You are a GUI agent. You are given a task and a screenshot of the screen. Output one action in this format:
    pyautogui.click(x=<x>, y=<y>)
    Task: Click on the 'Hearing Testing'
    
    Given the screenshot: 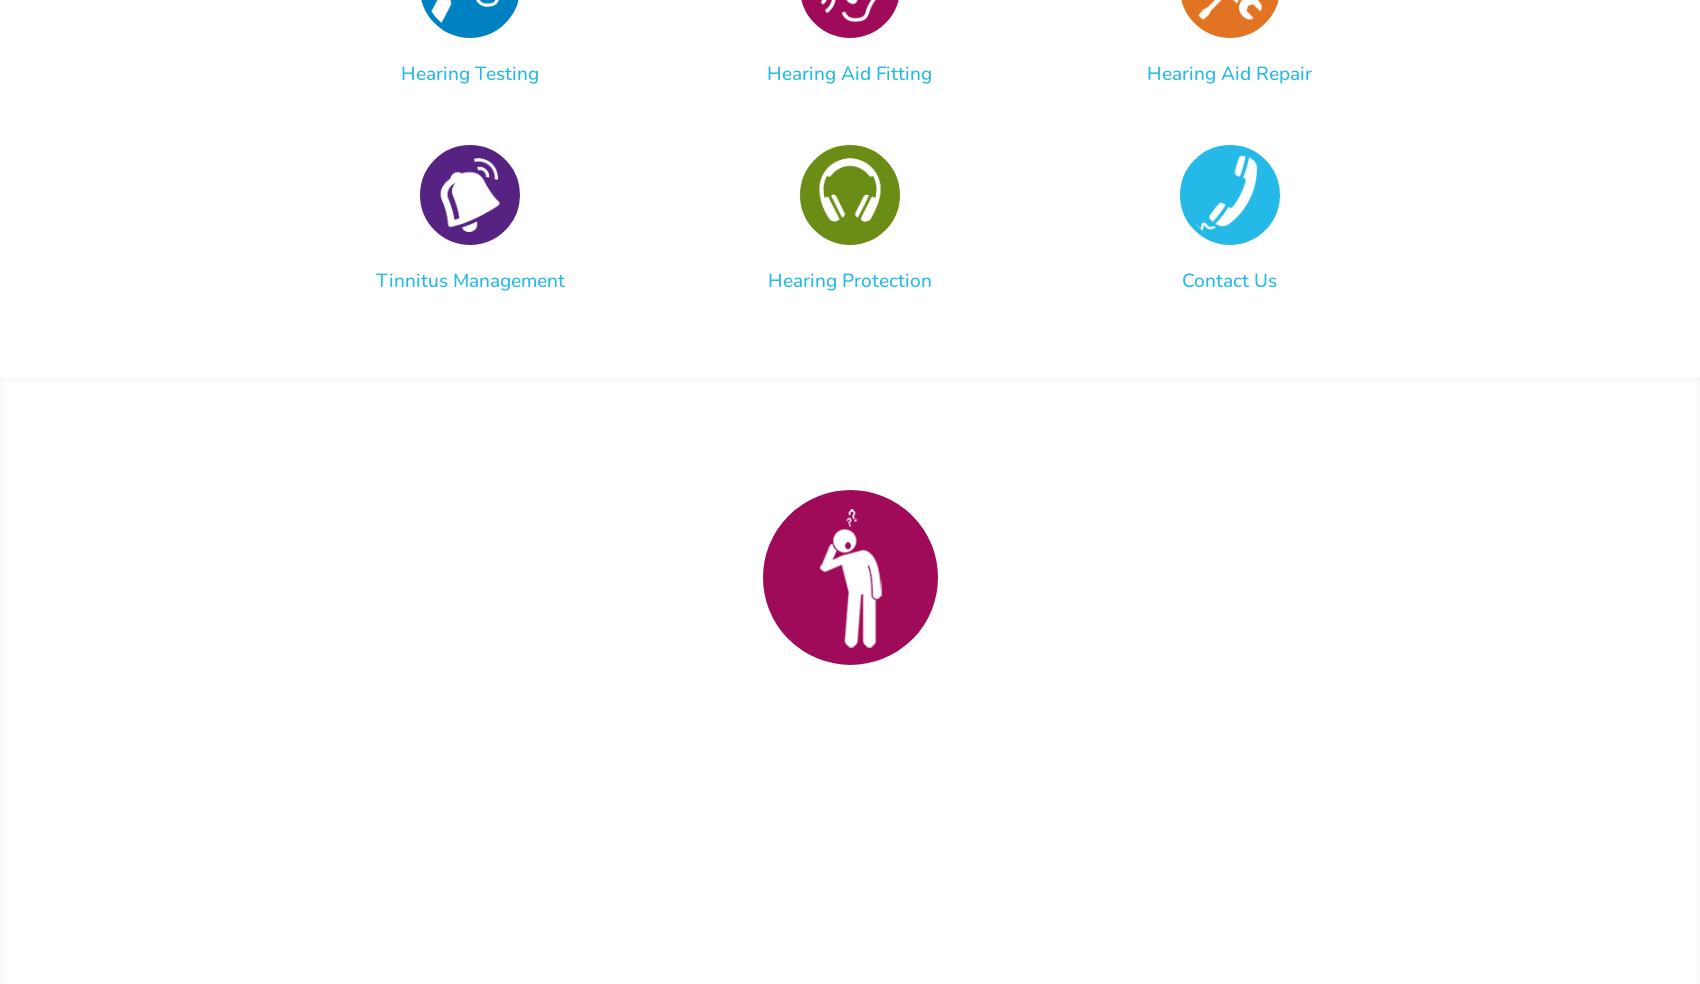 What is the action you would take?
    pyautogui.click(x=470, y=72)
    